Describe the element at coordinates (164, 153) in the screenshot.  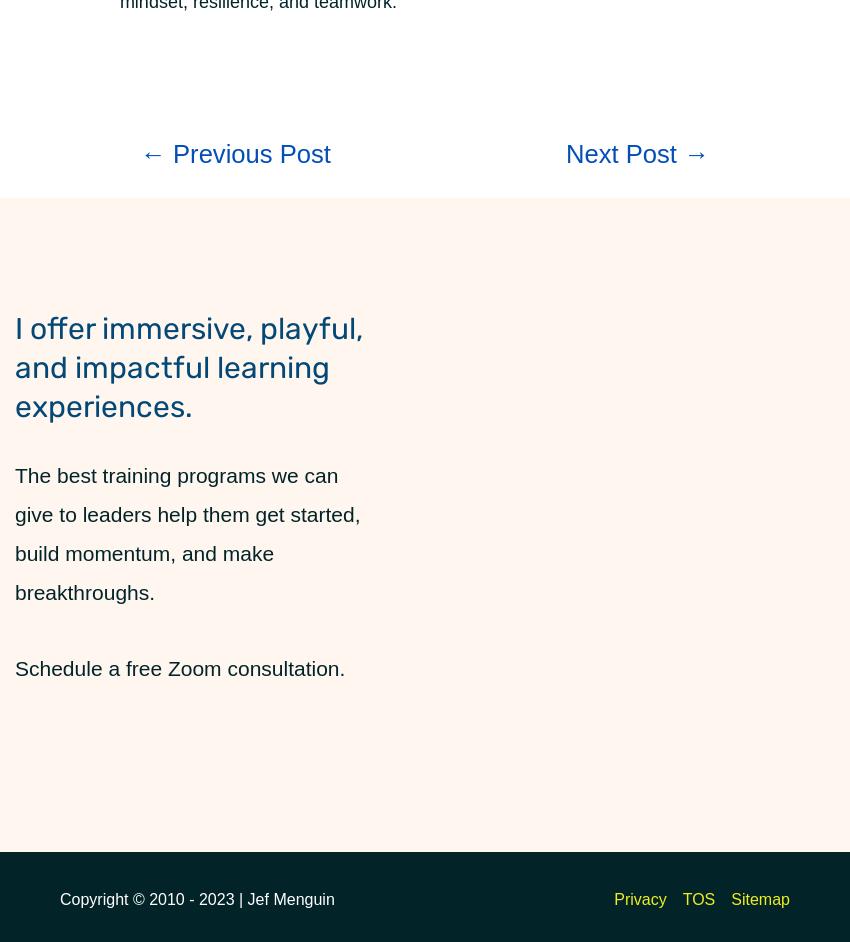
I see `'Previous Post'` at that location.